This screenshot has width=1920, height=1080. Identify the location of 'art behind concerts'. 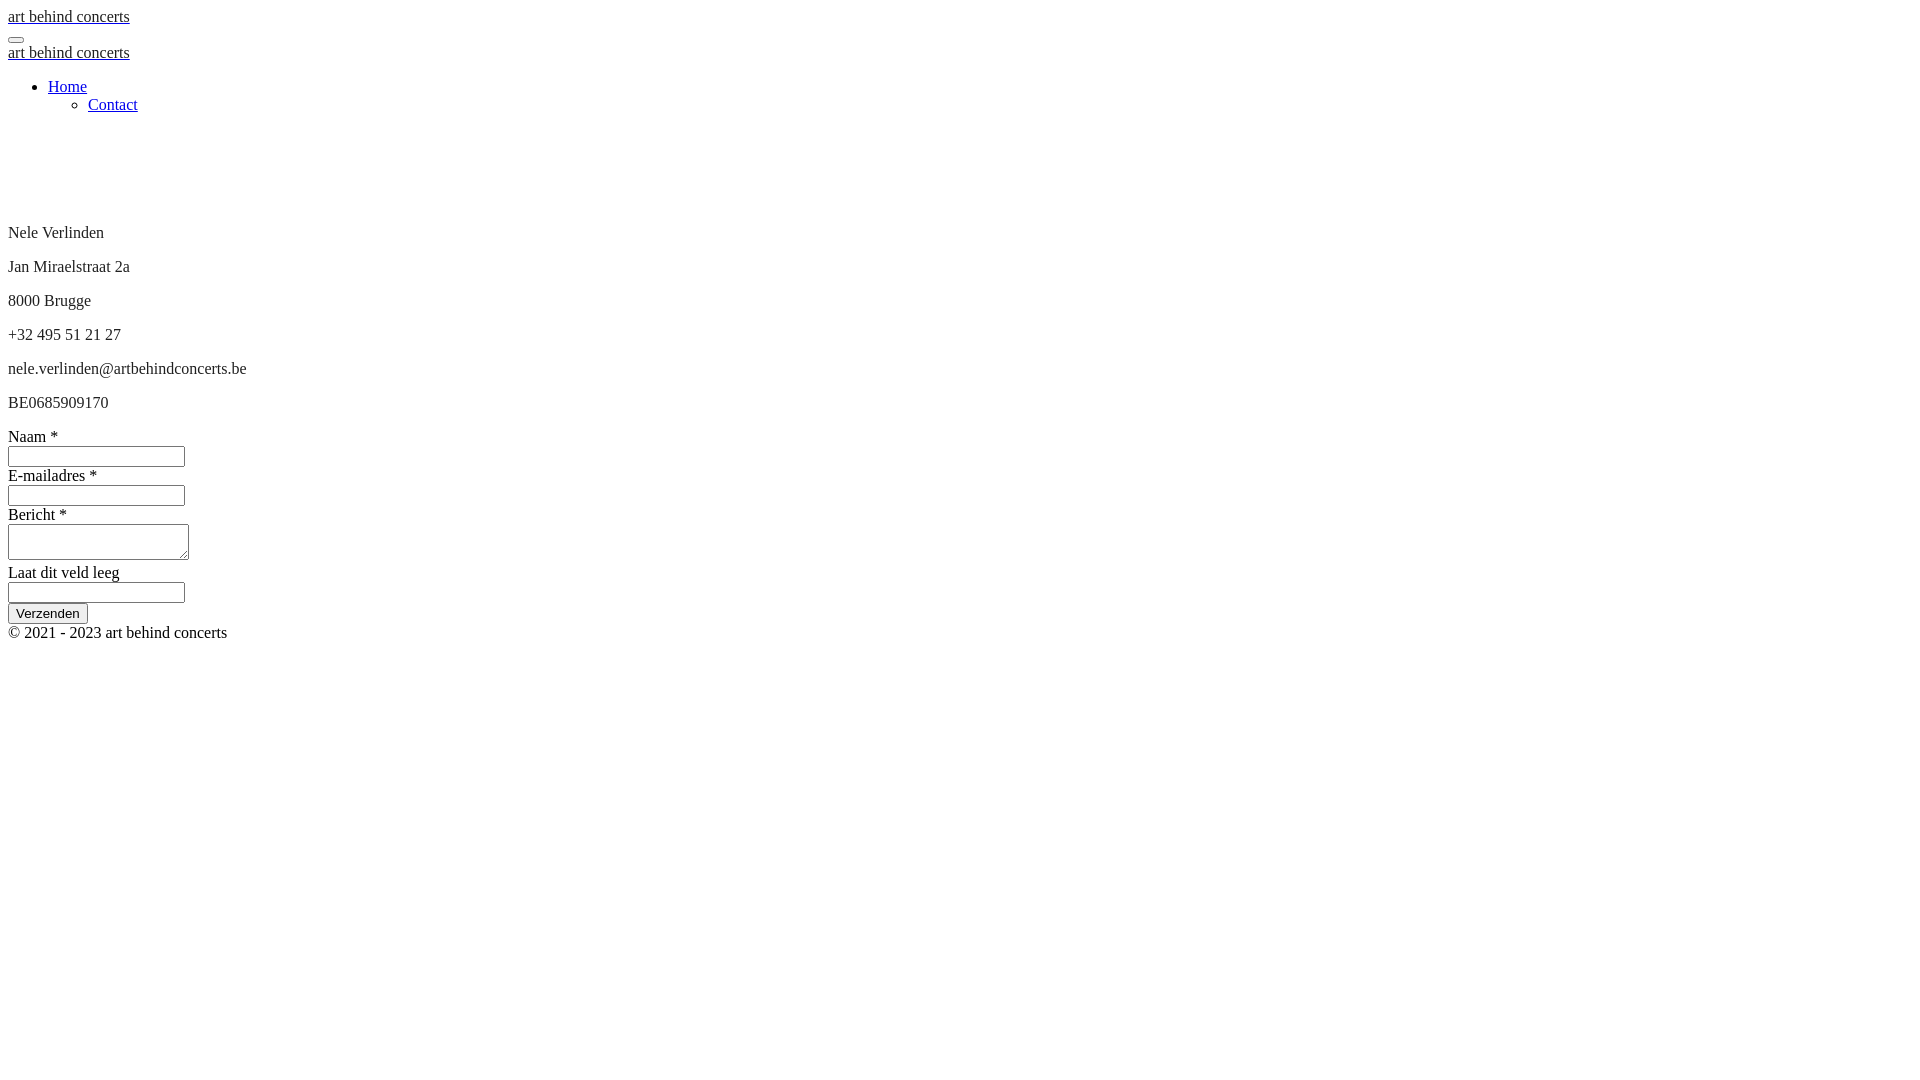
(68, 16).